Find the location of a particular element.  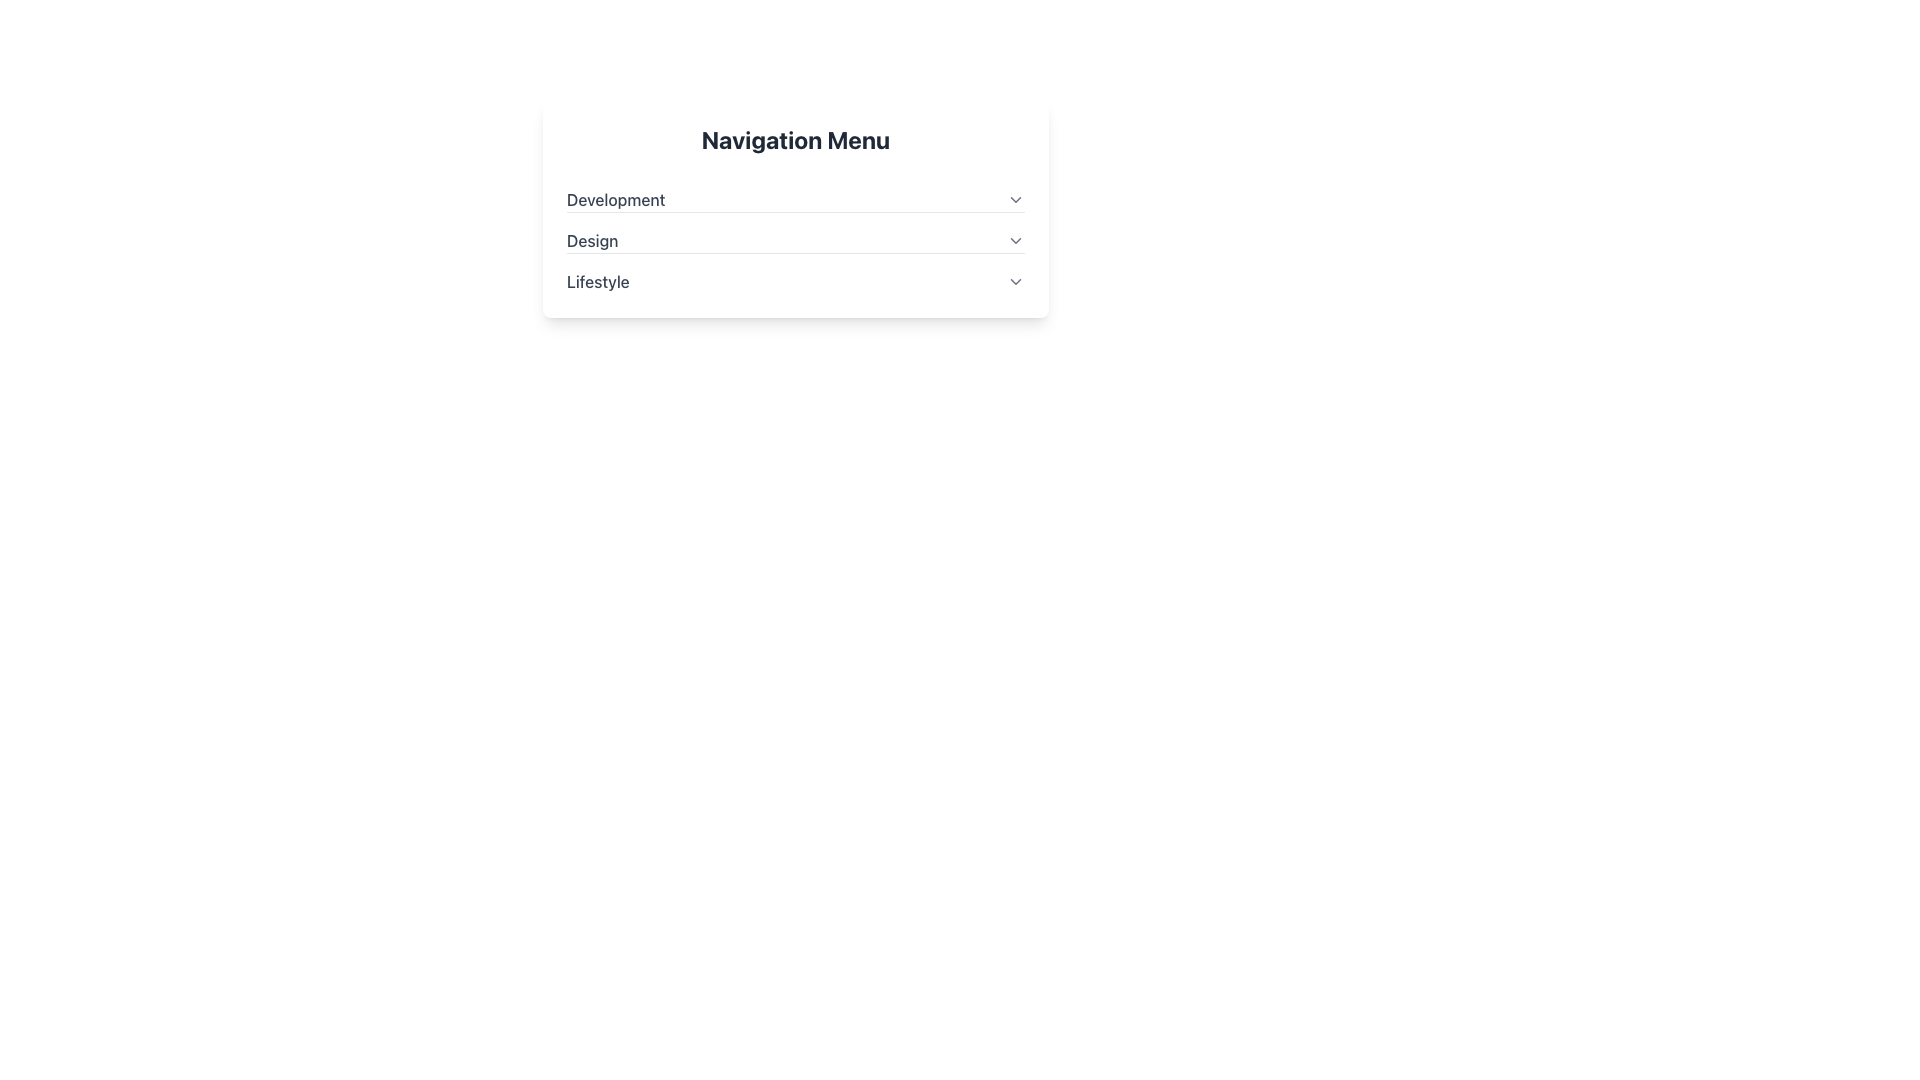

the third item in the navigation menu, labeled 'Lifestyle' is located at coordinates (795, 273).